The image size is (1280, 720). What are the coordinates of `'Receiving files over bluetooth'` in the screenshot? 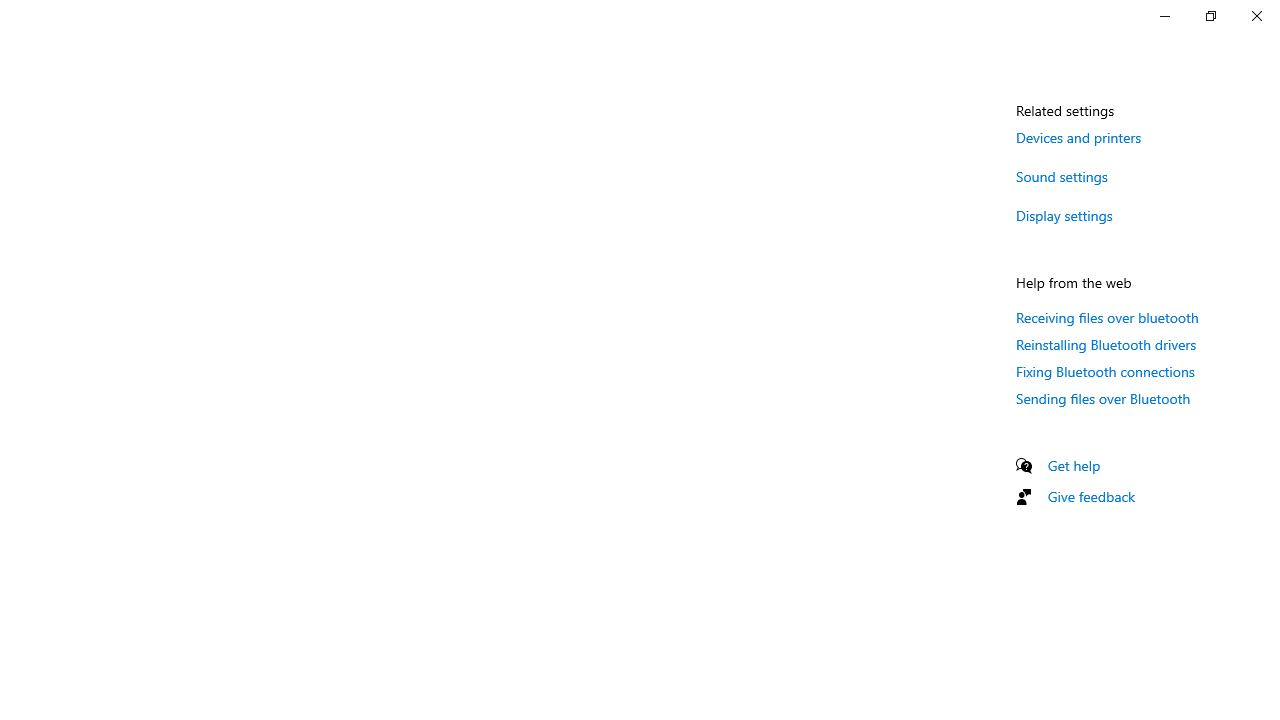 It's located at (1106, 316).